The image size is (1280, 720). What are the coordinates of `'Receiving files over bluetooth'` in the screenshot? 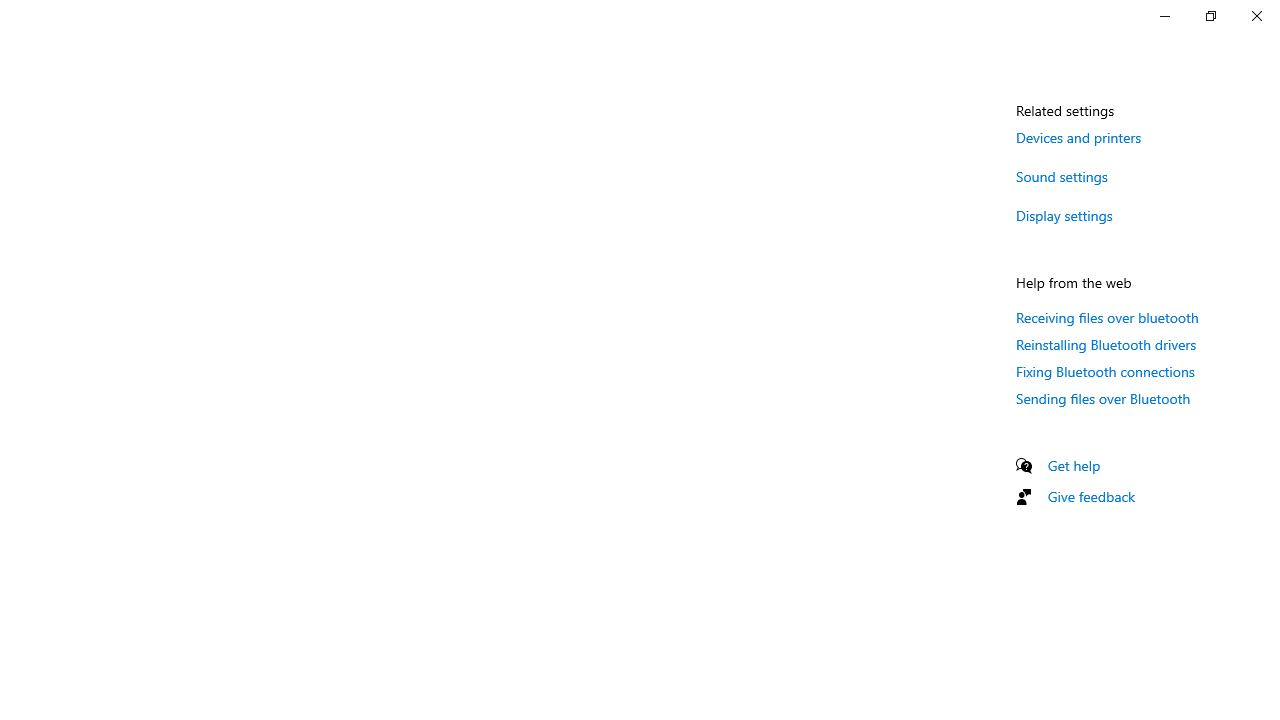 It's located at (1106, 316).